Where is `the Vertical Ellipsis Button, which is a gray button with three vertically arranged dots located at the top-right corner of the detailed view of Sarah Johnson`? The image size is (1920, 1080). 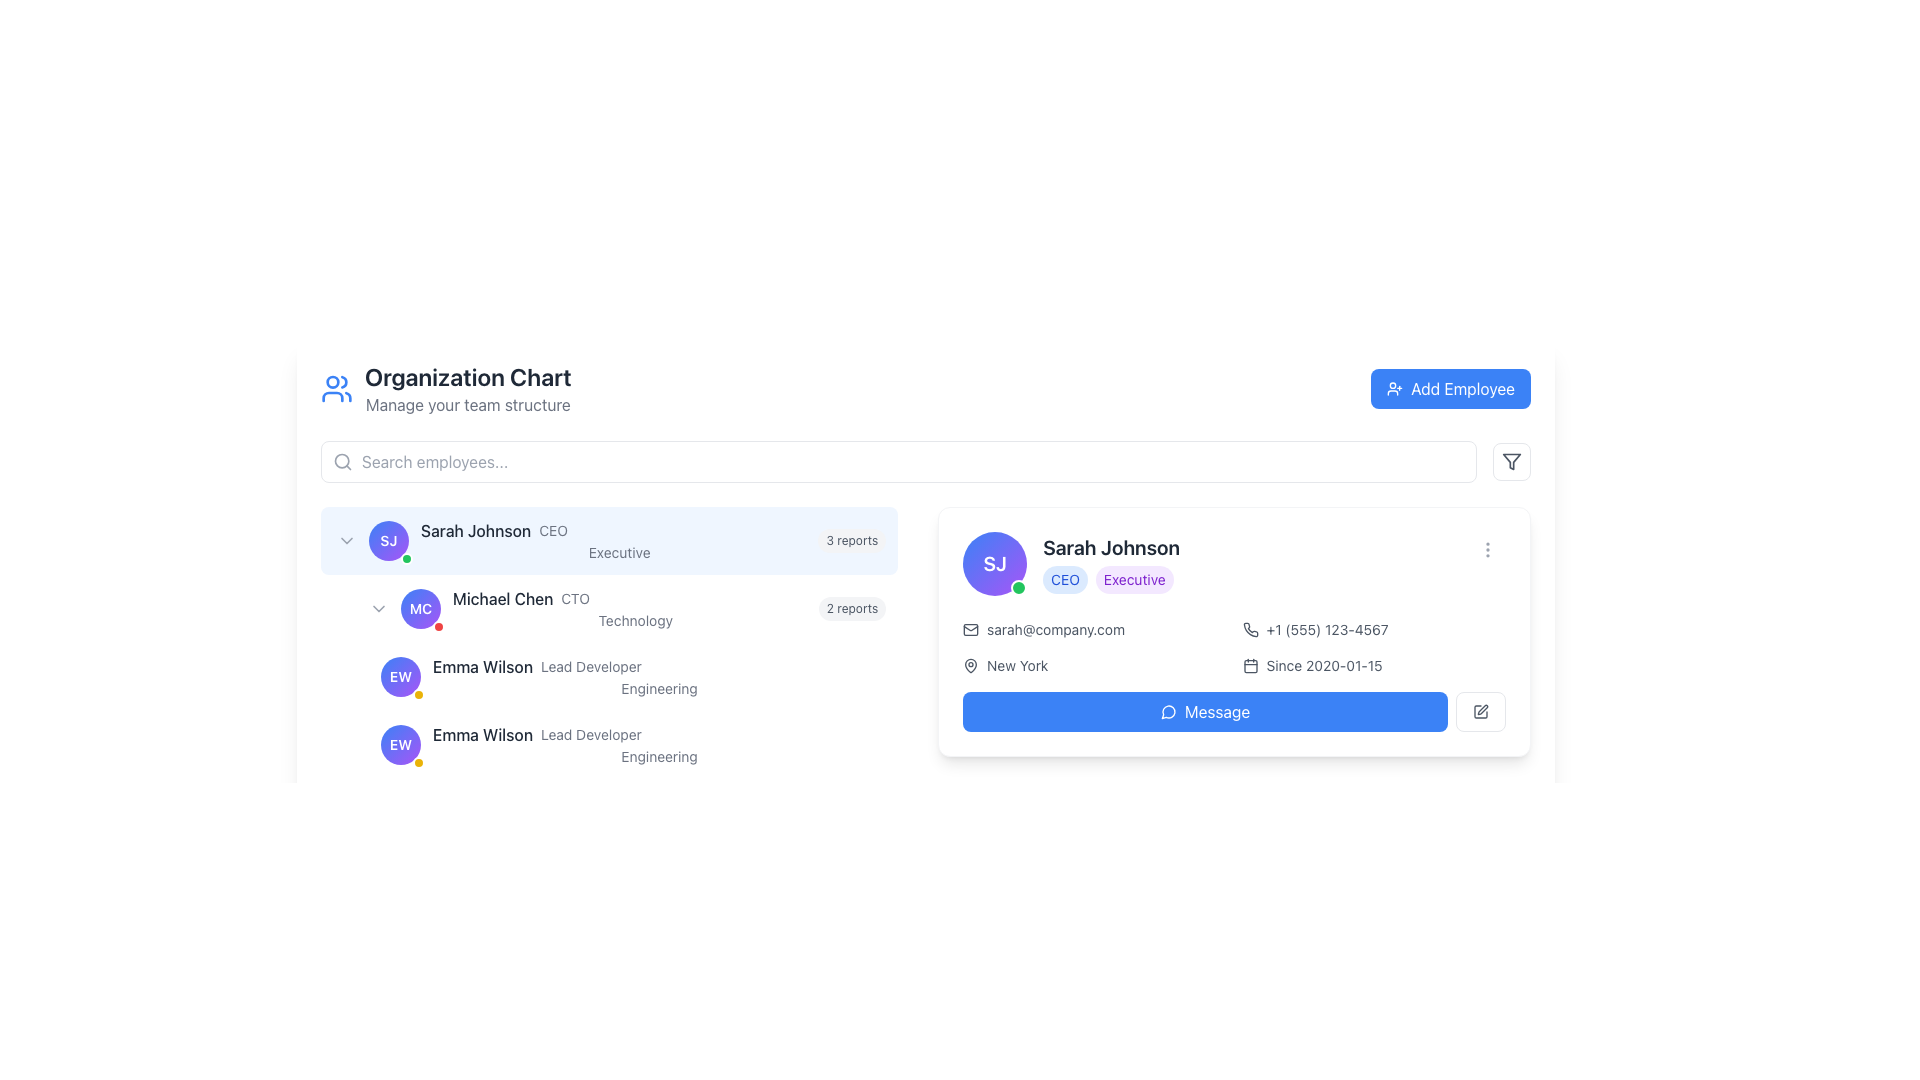 the Vertical Ellipsis Button, which is a gray button with three vertically arranged dots located at the top-right corner of the detailed view of Sarah Johnson is located at coordinates (1488, 550).